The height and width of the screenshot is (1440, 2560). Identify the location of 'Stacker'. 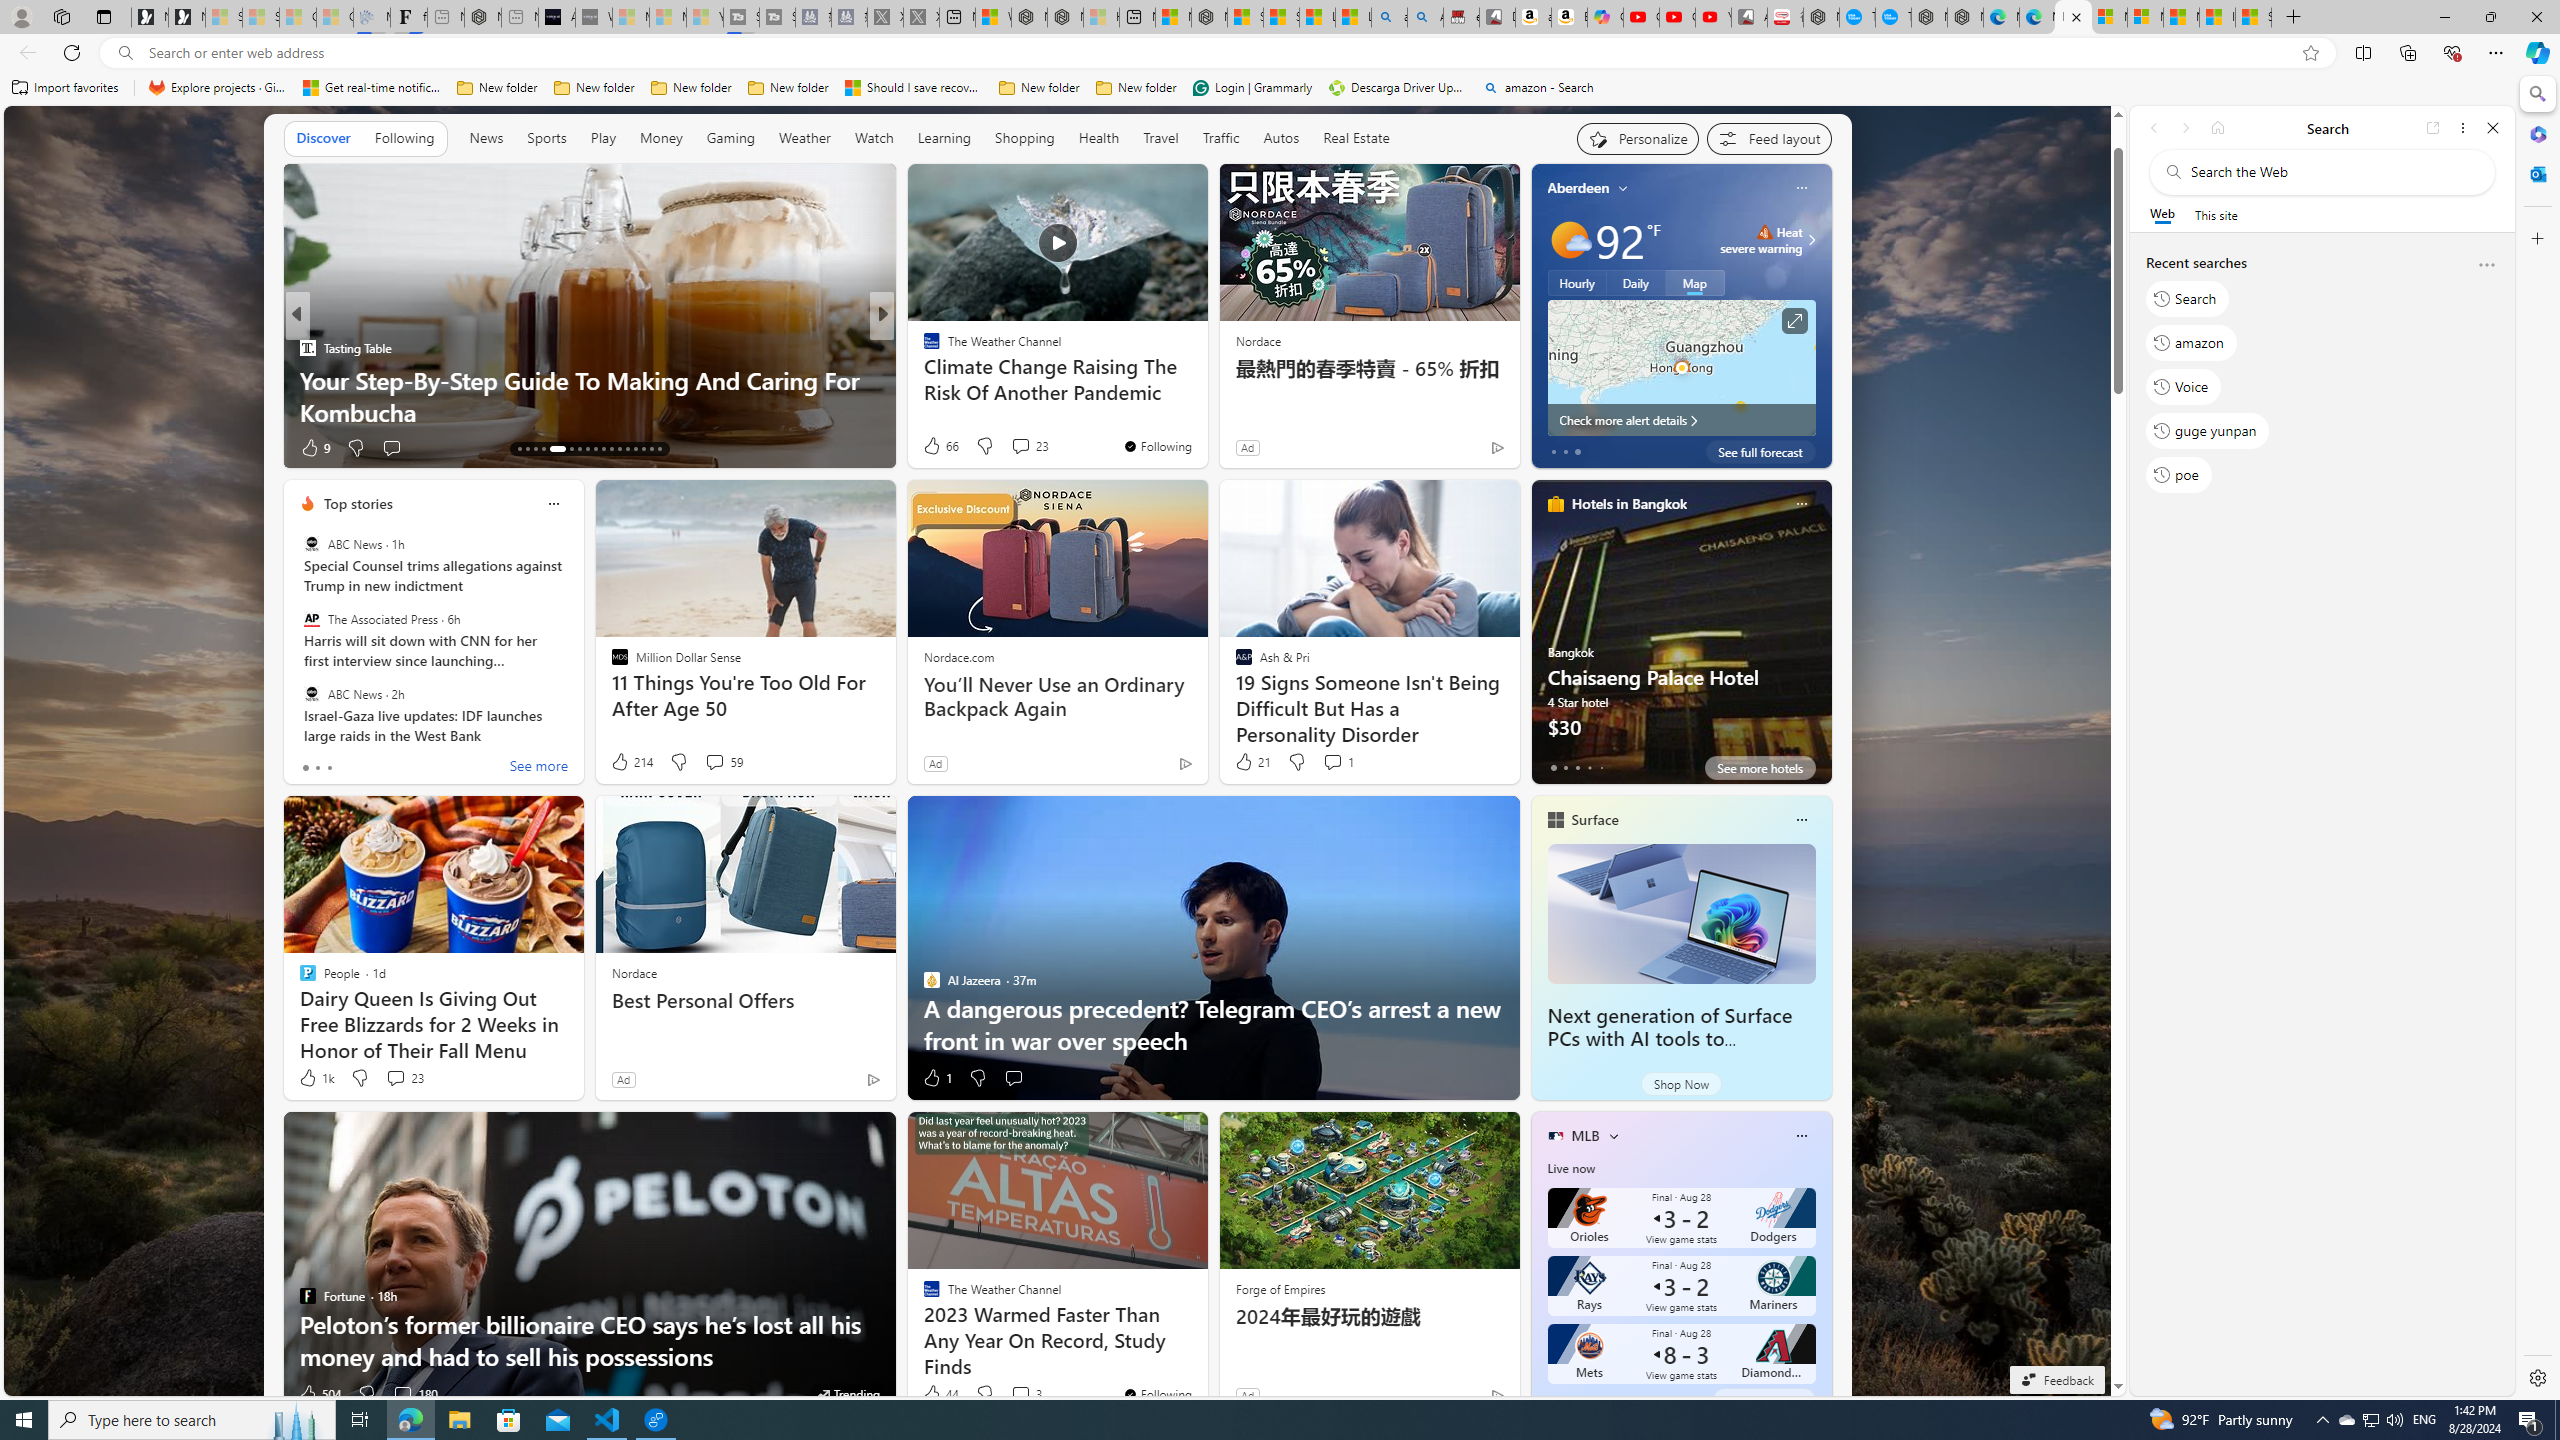
(921, 346).